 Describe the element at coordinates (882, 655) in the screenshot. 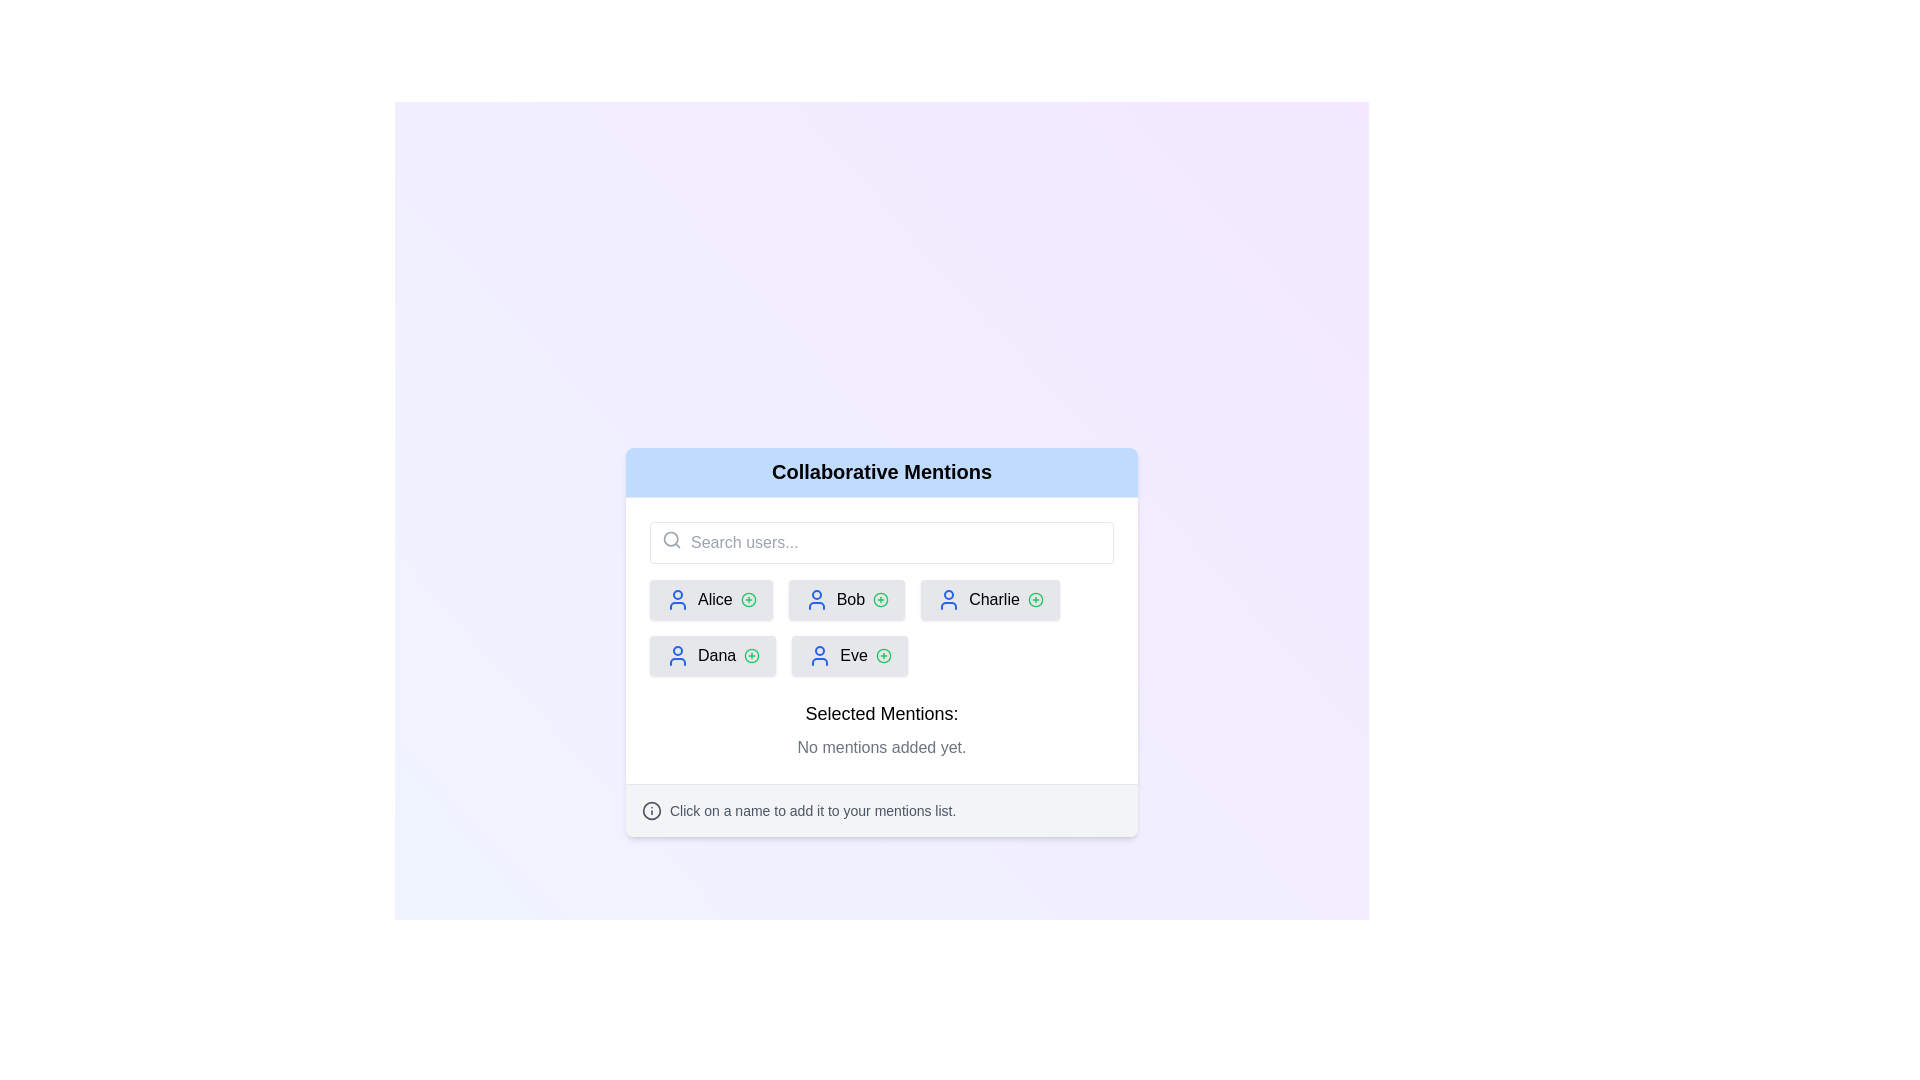

I see `the circular green outlined button with a plus symbol located to the right of the label 'Eve' under the 'Collaborative Mentions' heading` at that location.